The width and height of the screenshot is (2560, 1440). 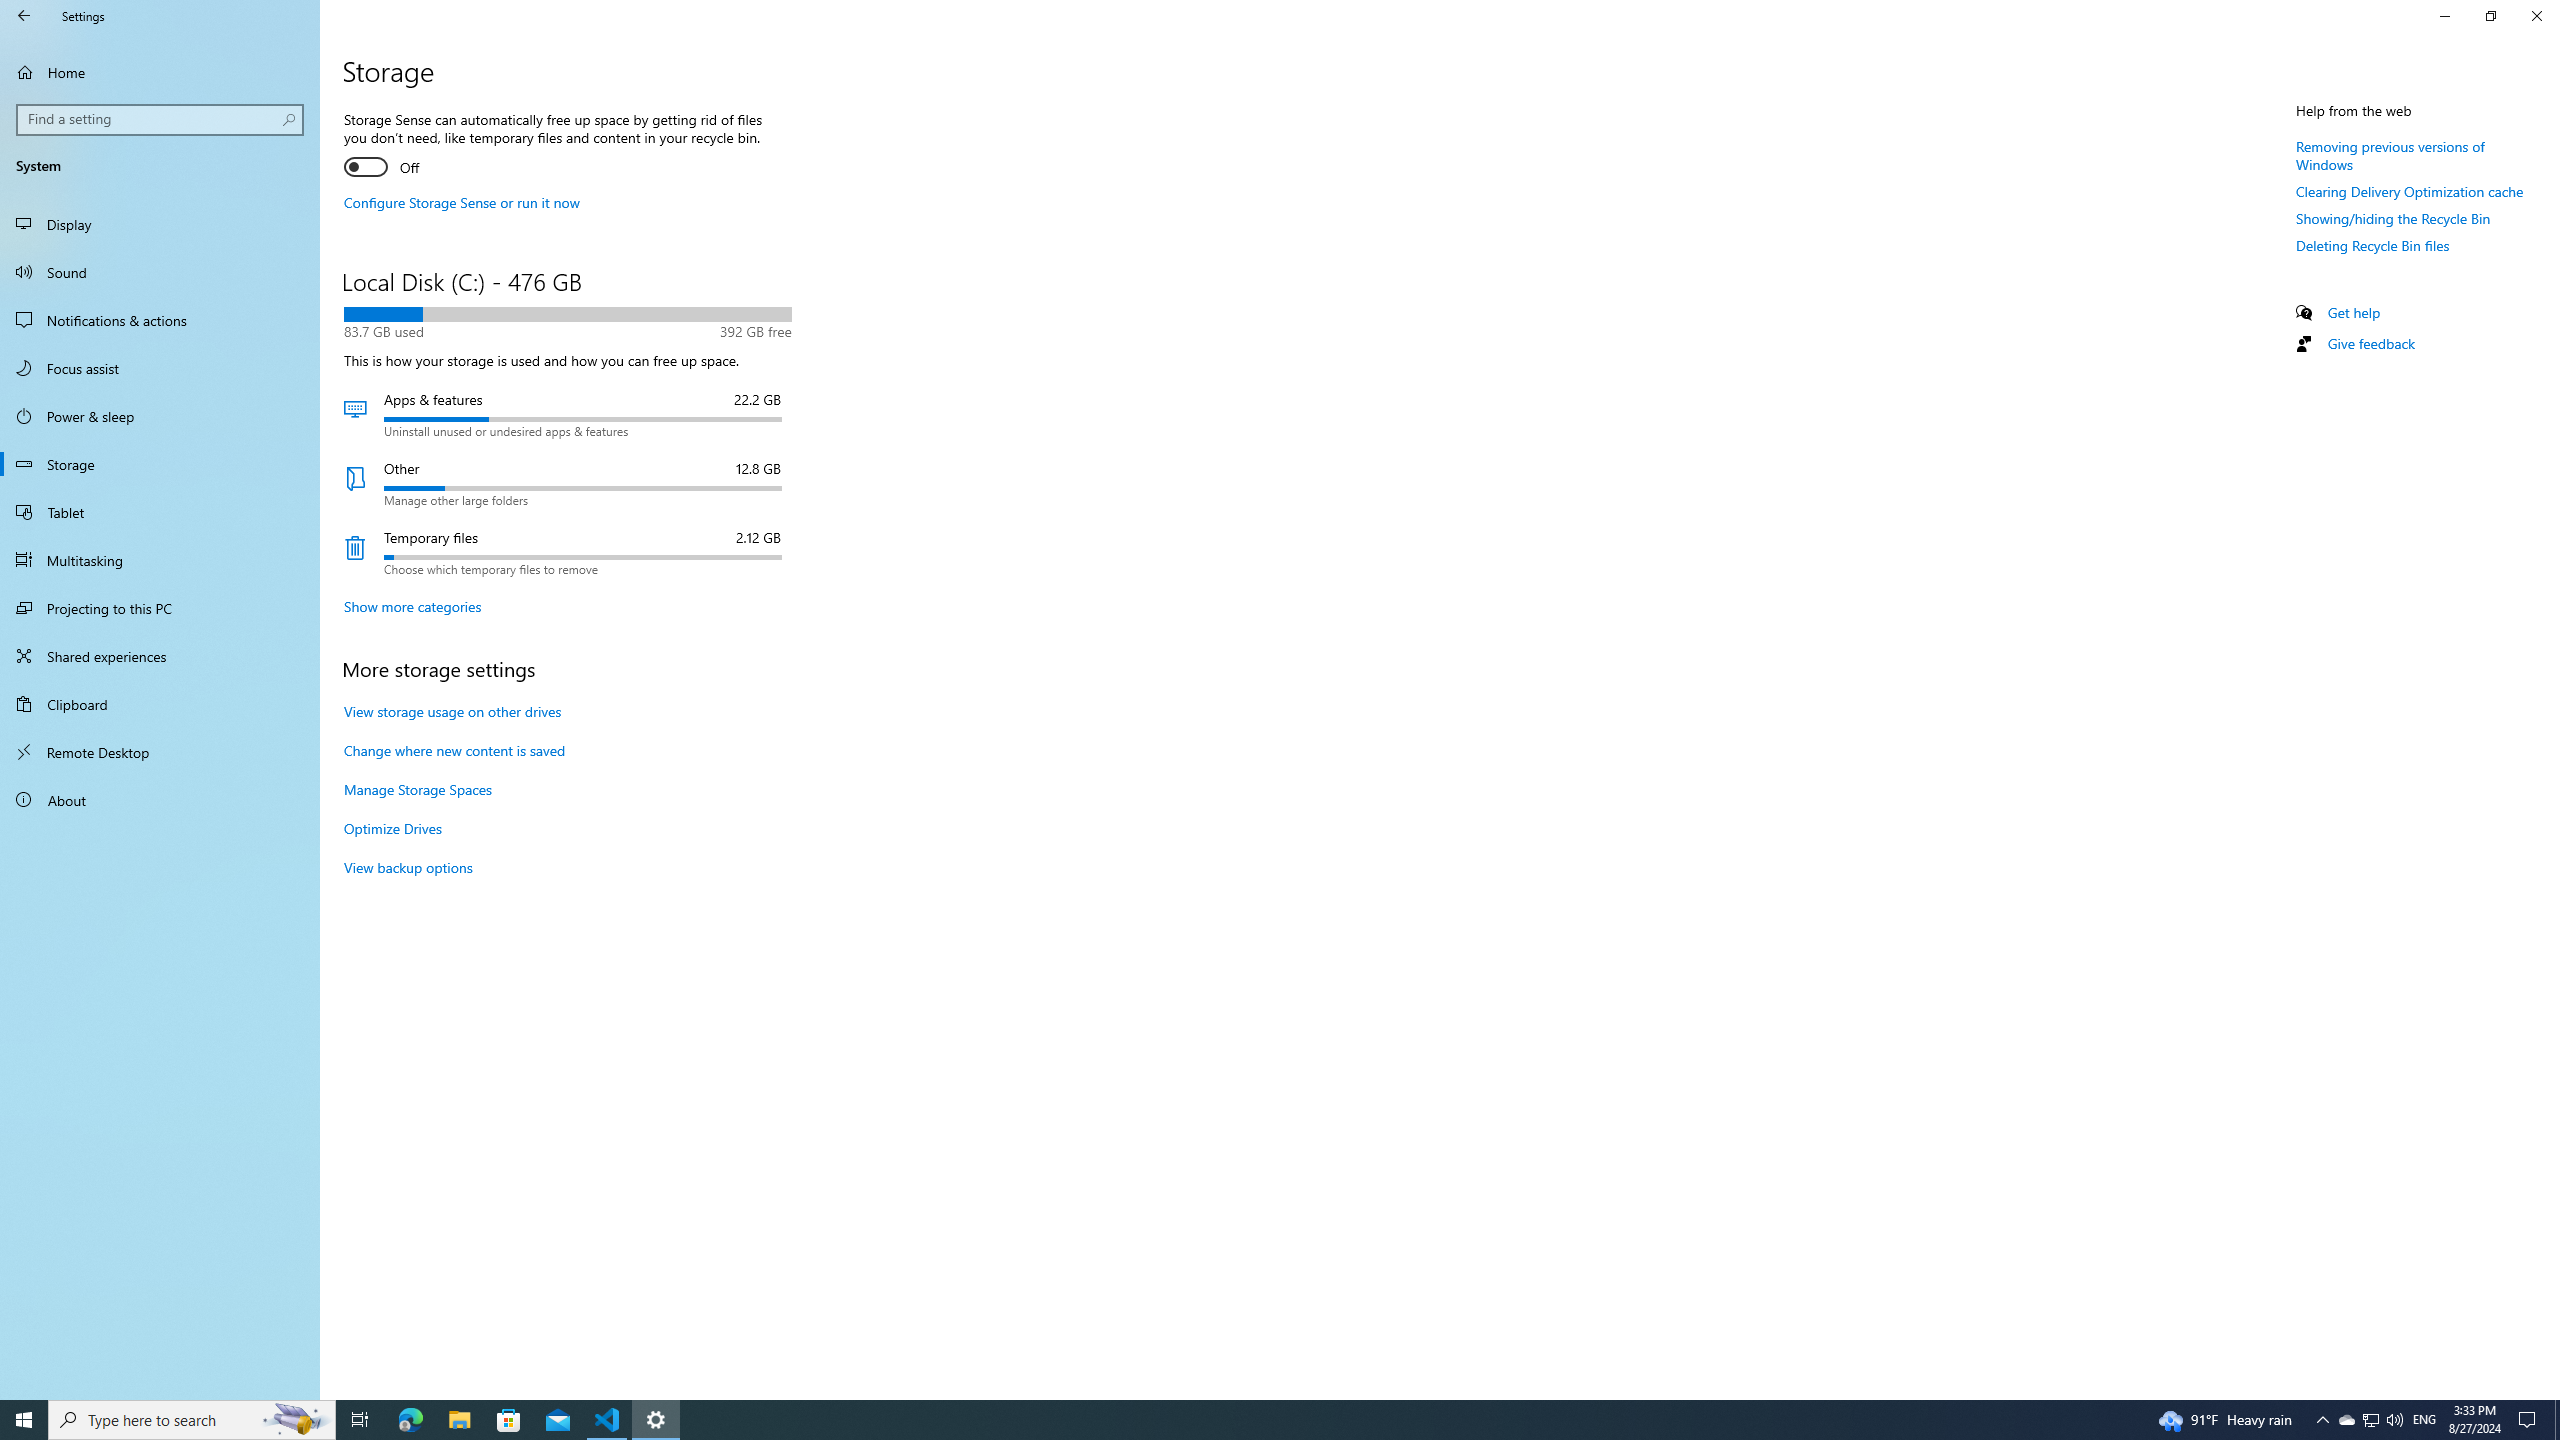 What do you see at coordinates (159, 463) in the screenshot?
I see `'Storage'` at bounding box center [159, 463].